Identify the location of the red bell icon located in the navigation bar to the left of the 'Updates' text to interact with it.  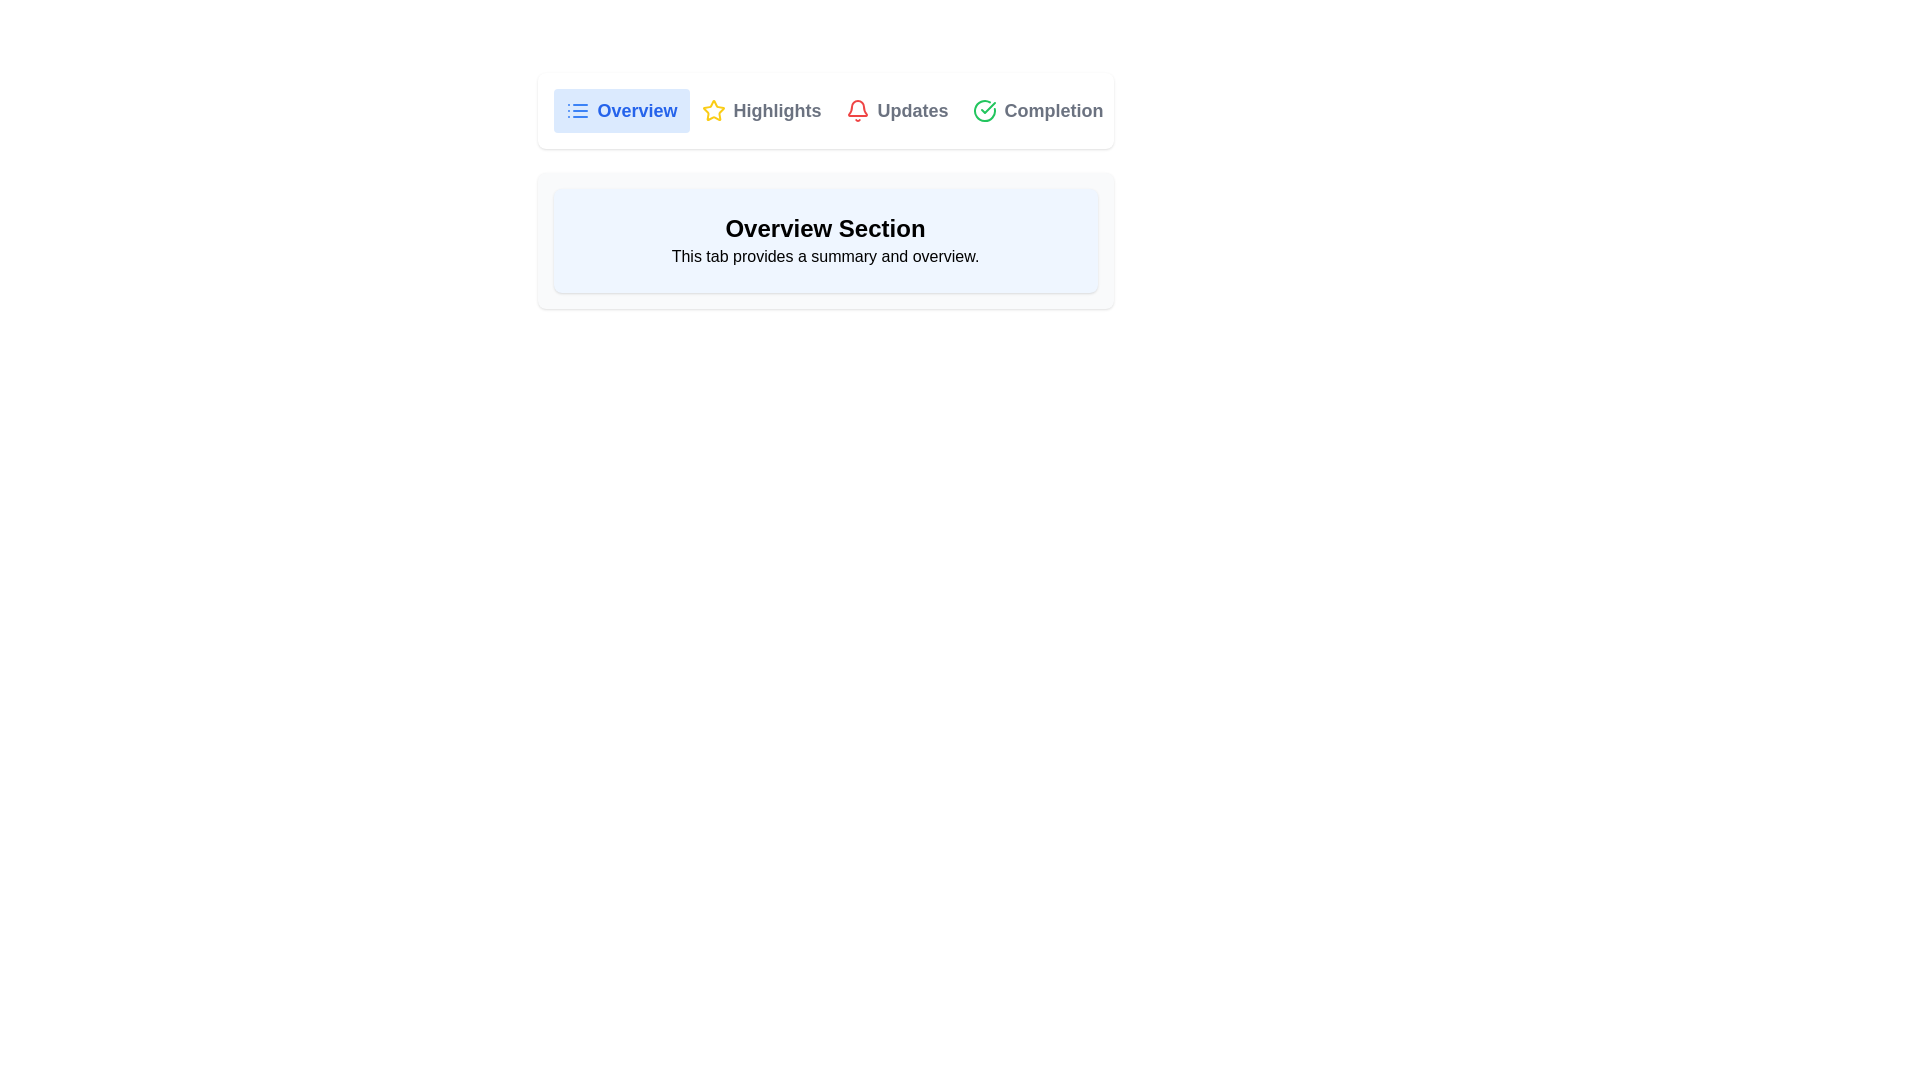
(857, 111).